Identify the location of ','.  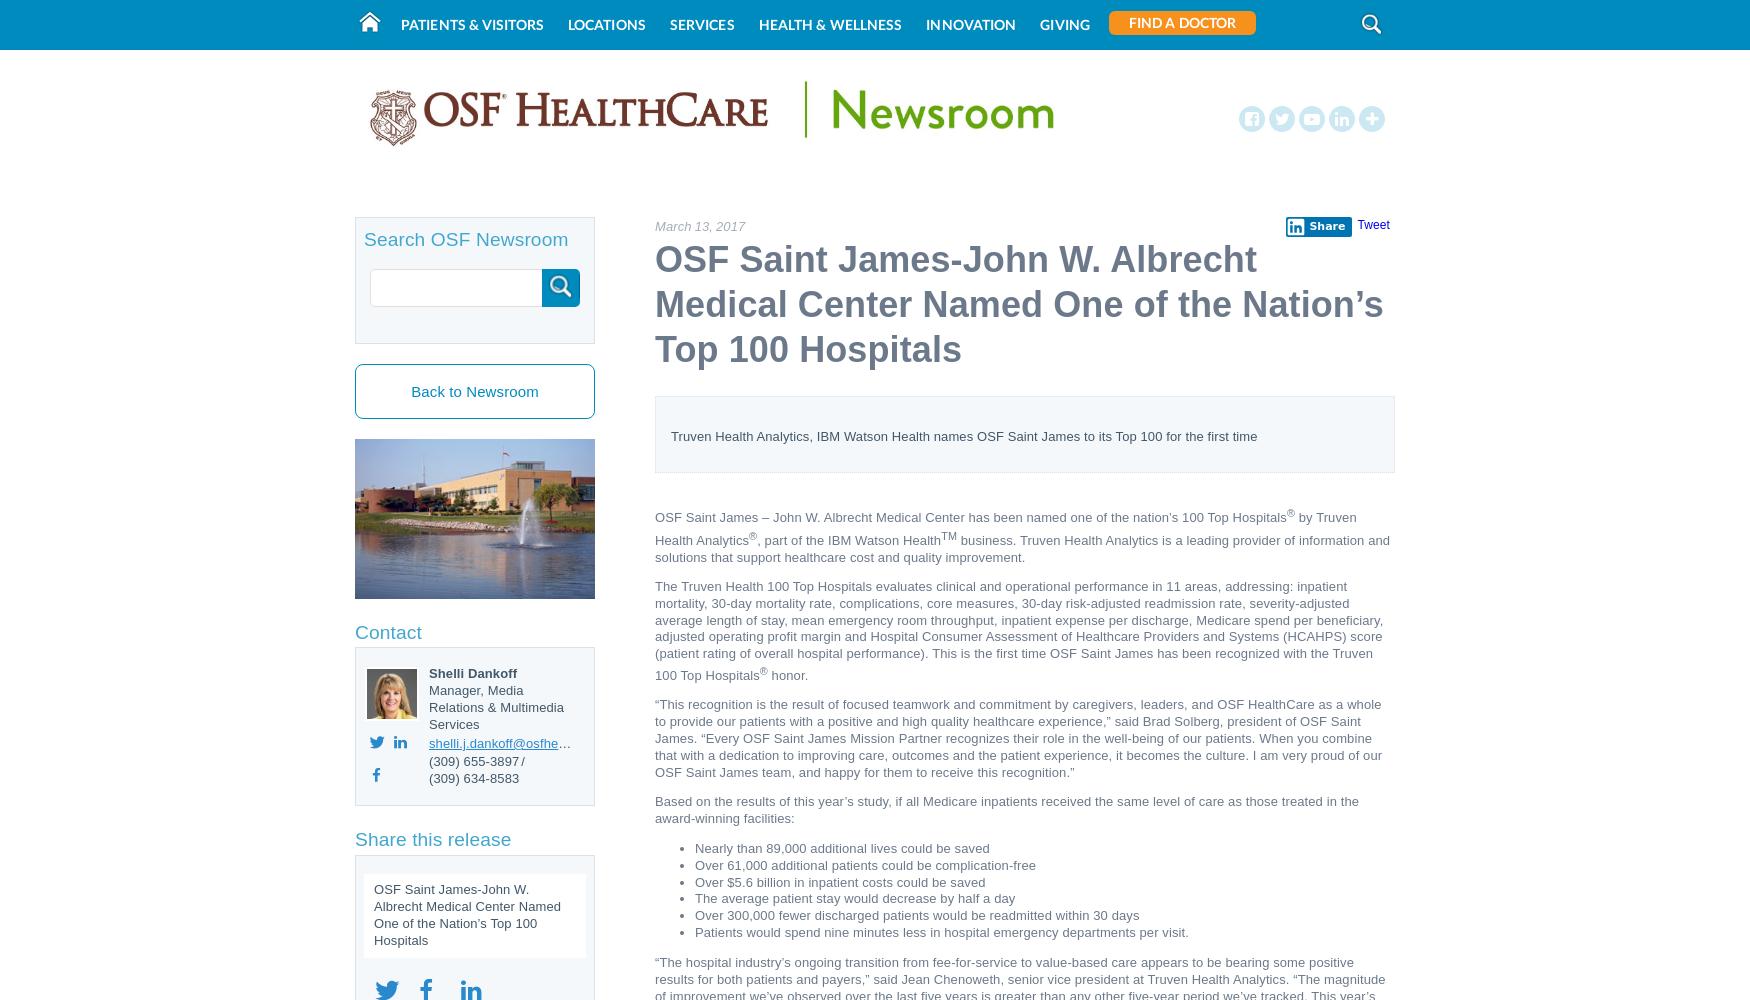
(711, 224).